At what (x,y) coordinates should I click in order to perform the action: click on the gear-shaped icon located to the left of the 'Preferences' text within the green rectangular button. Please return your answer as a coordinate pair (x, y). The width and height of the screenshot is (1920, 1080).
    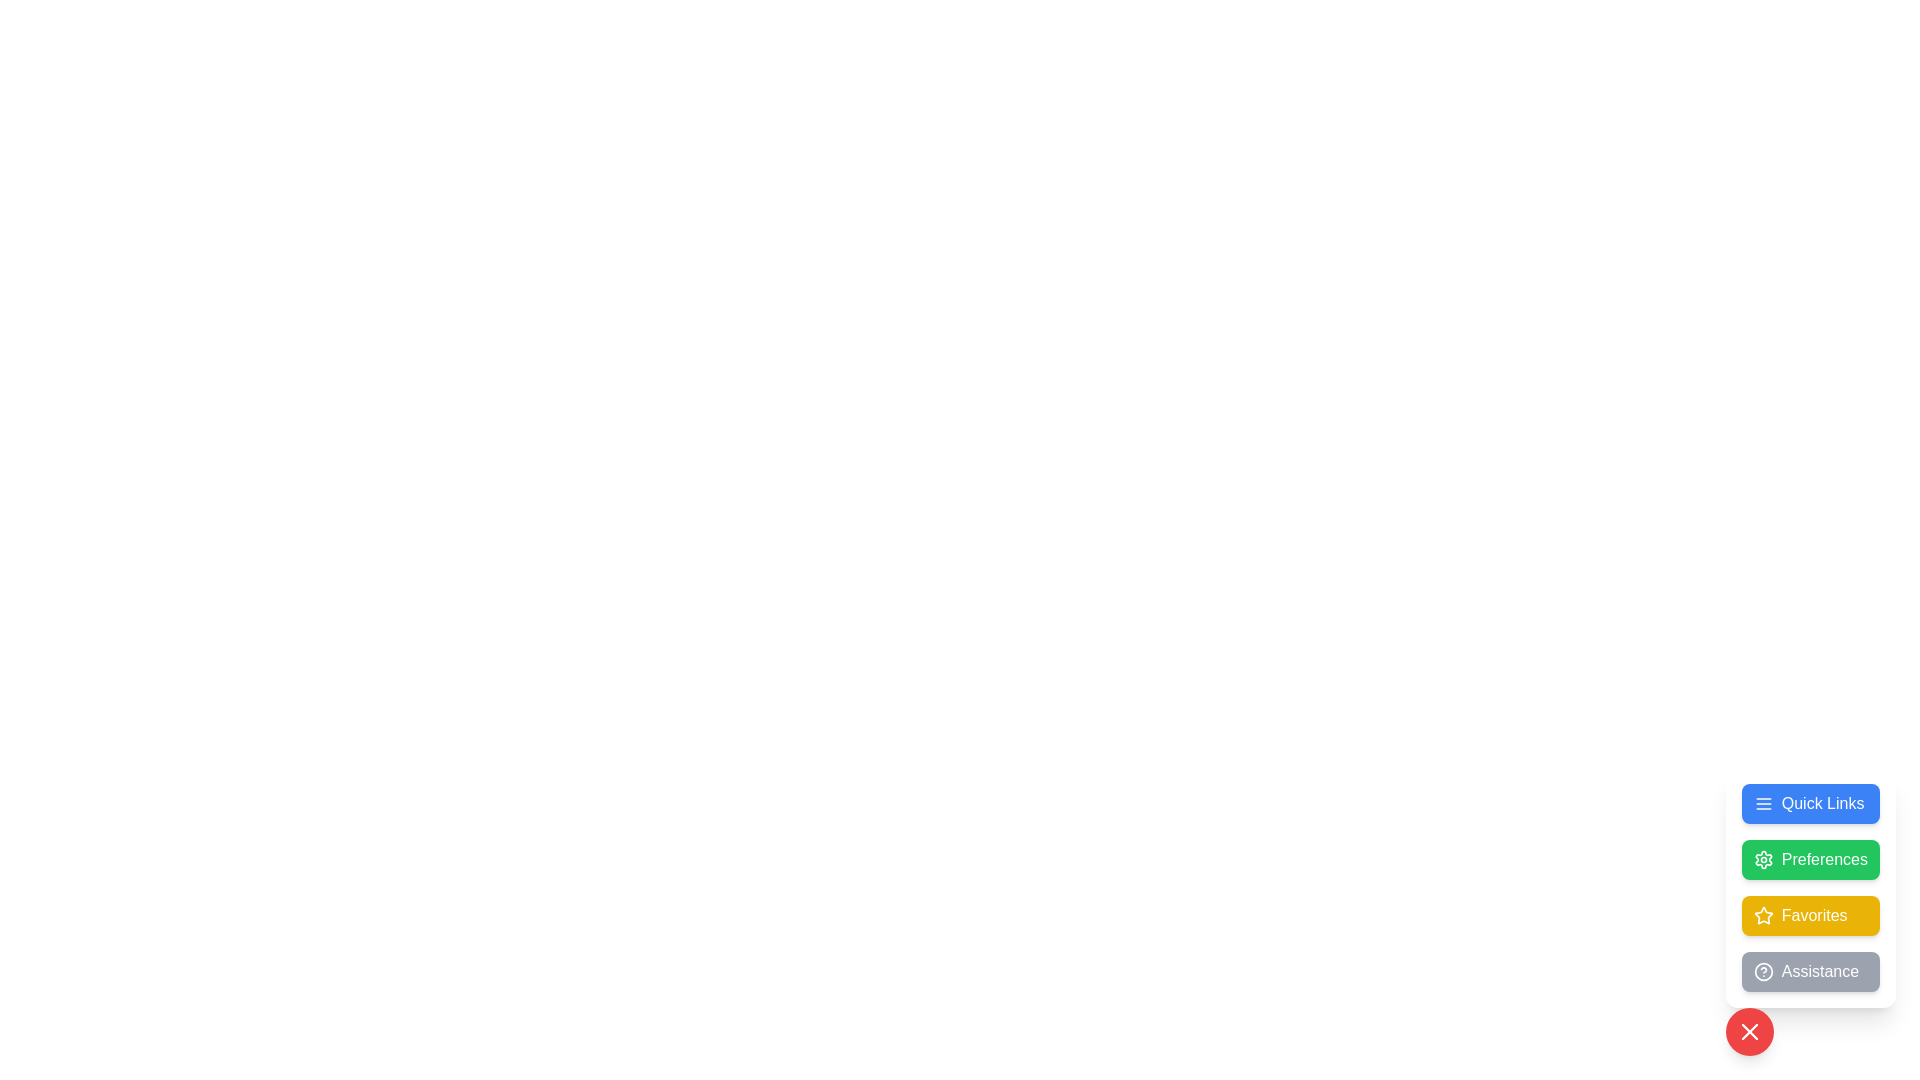
    Looking at the image, I should click on (1763, 859).